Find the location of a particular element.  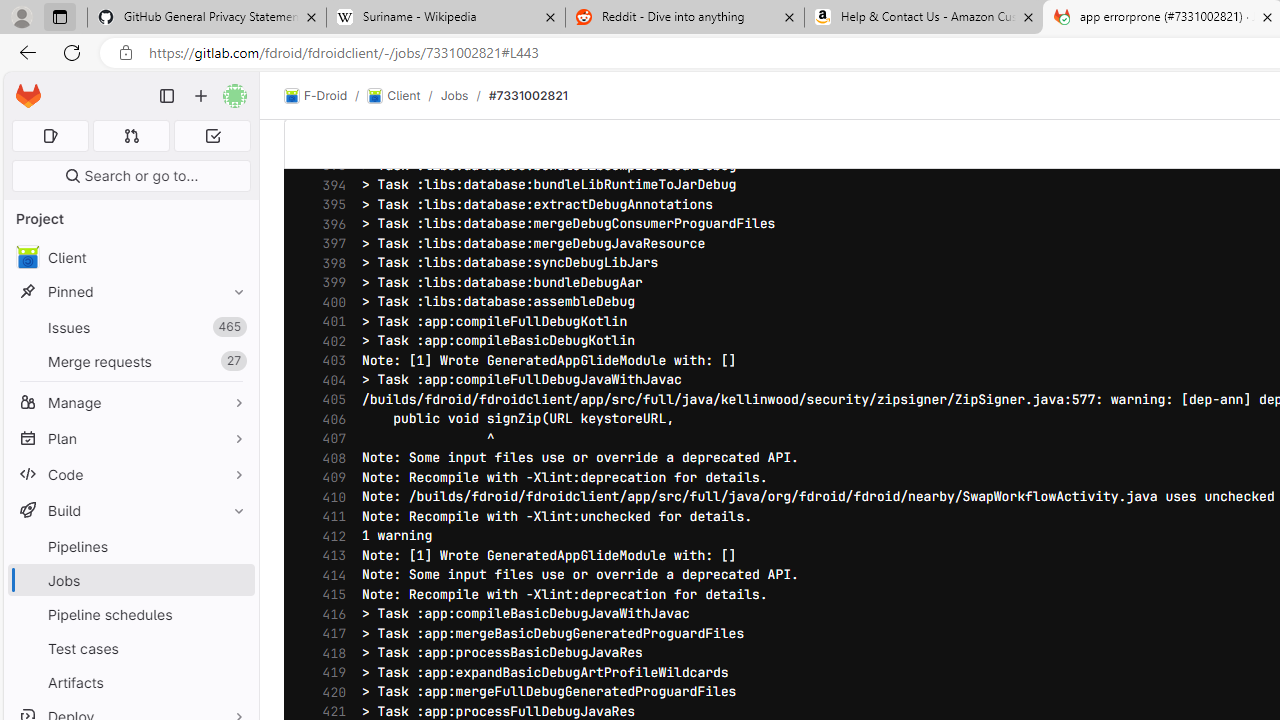

'avatar Client' is located at coordinates (130, 256).